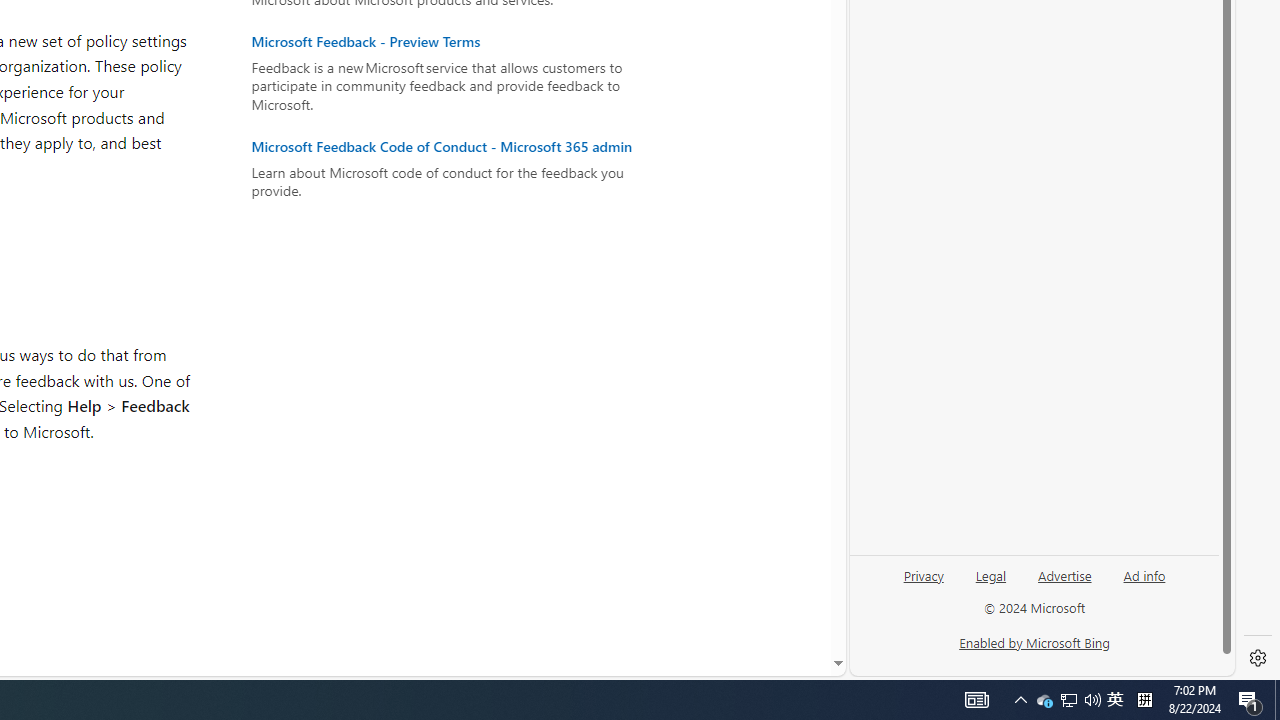 This screenshot has width=1280, height=720. What do you see at coordinates (922, 583) in the screenshot?
I see `'Privacy'` at bounding box center [922, 583].